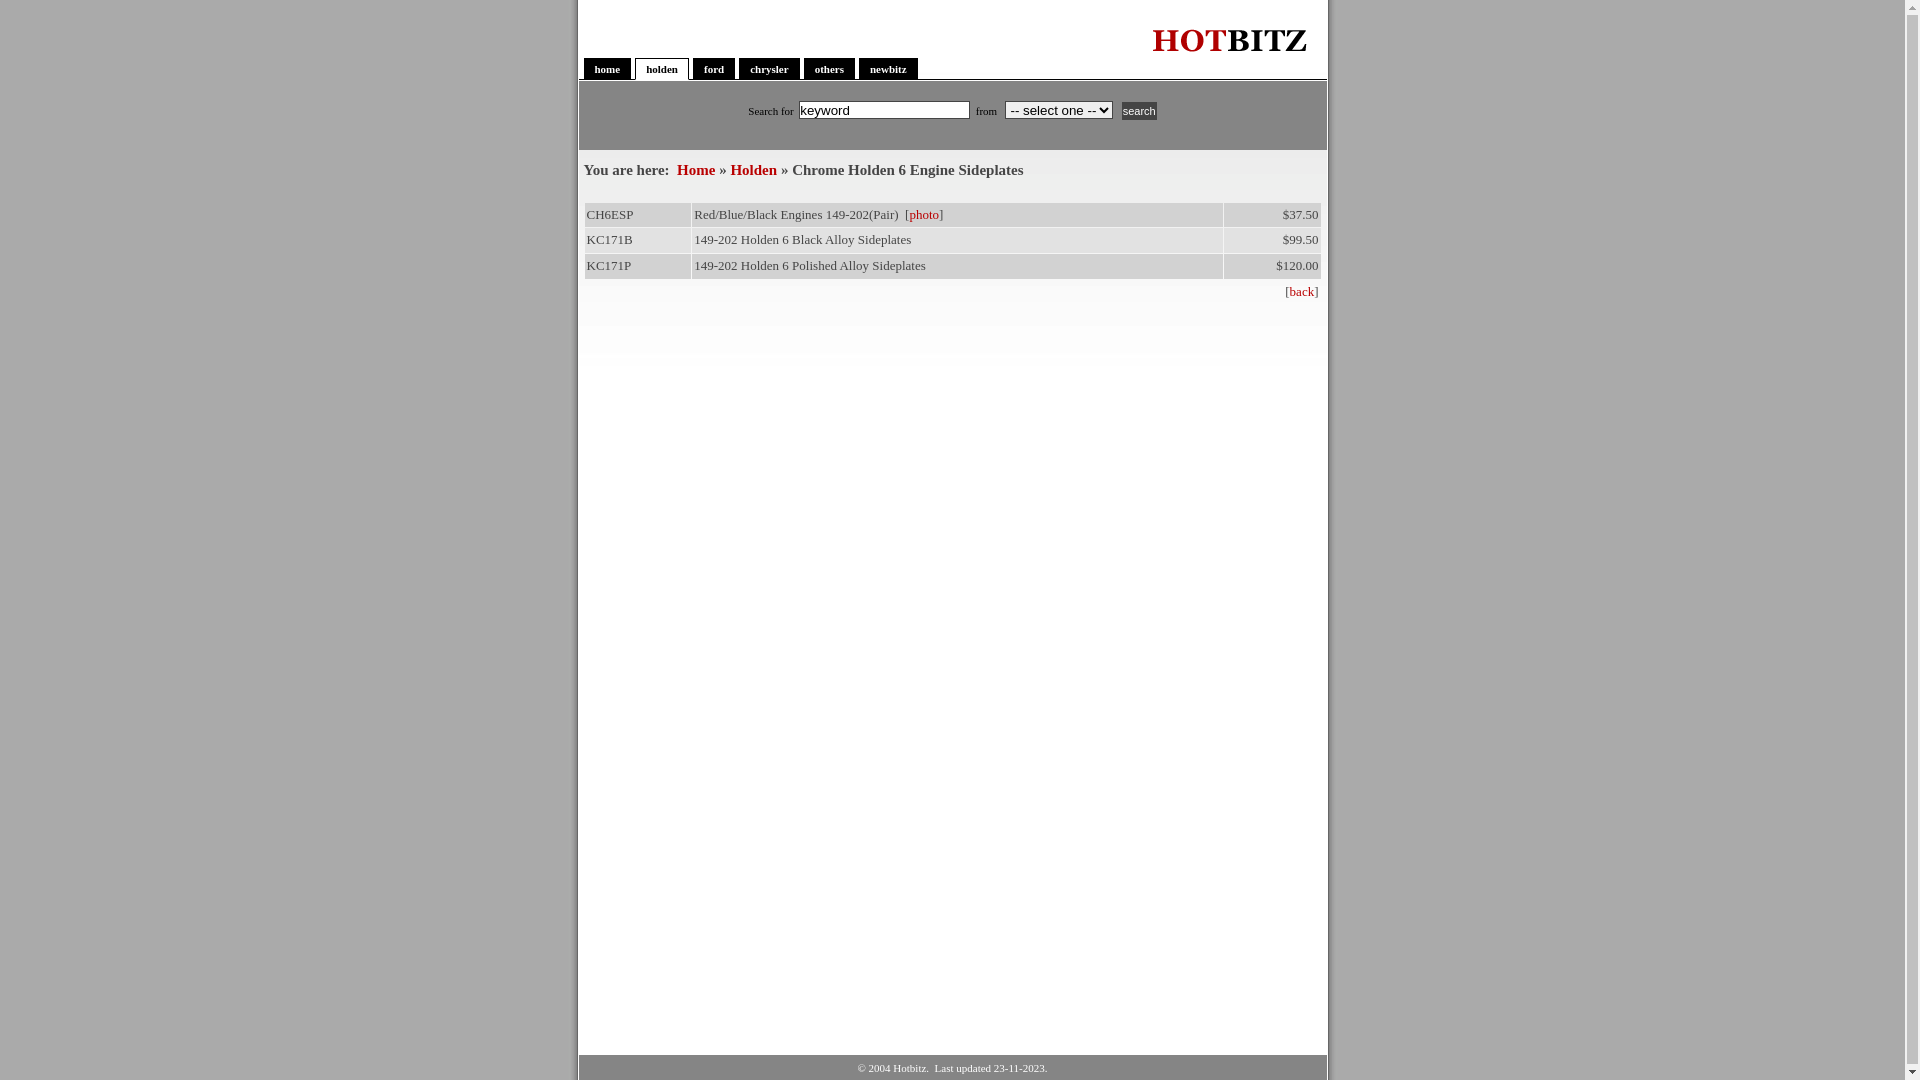 The image size is (1920, 1080). I want to click on 'chrysler', so click(767, 68).